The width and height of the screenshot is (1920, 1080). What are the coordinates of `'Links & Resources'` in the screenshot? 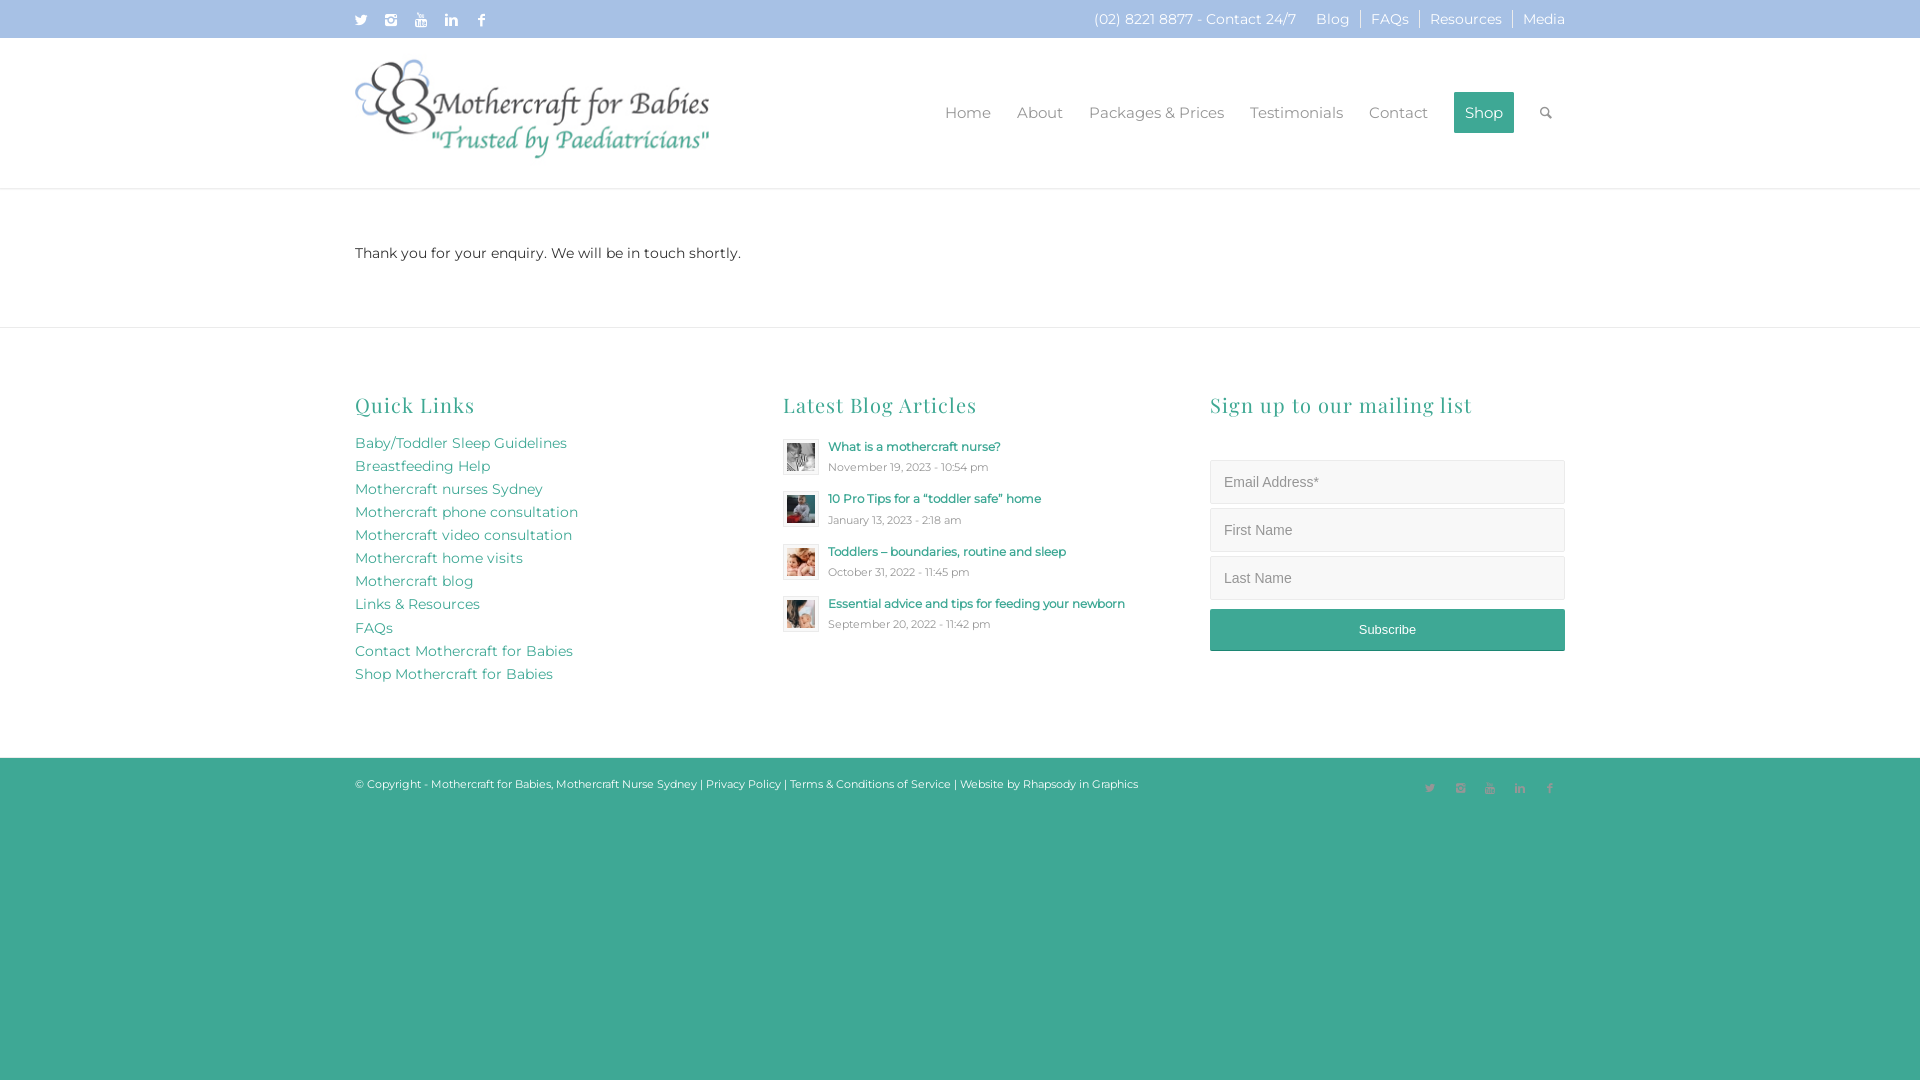 It's located at (416, 603).